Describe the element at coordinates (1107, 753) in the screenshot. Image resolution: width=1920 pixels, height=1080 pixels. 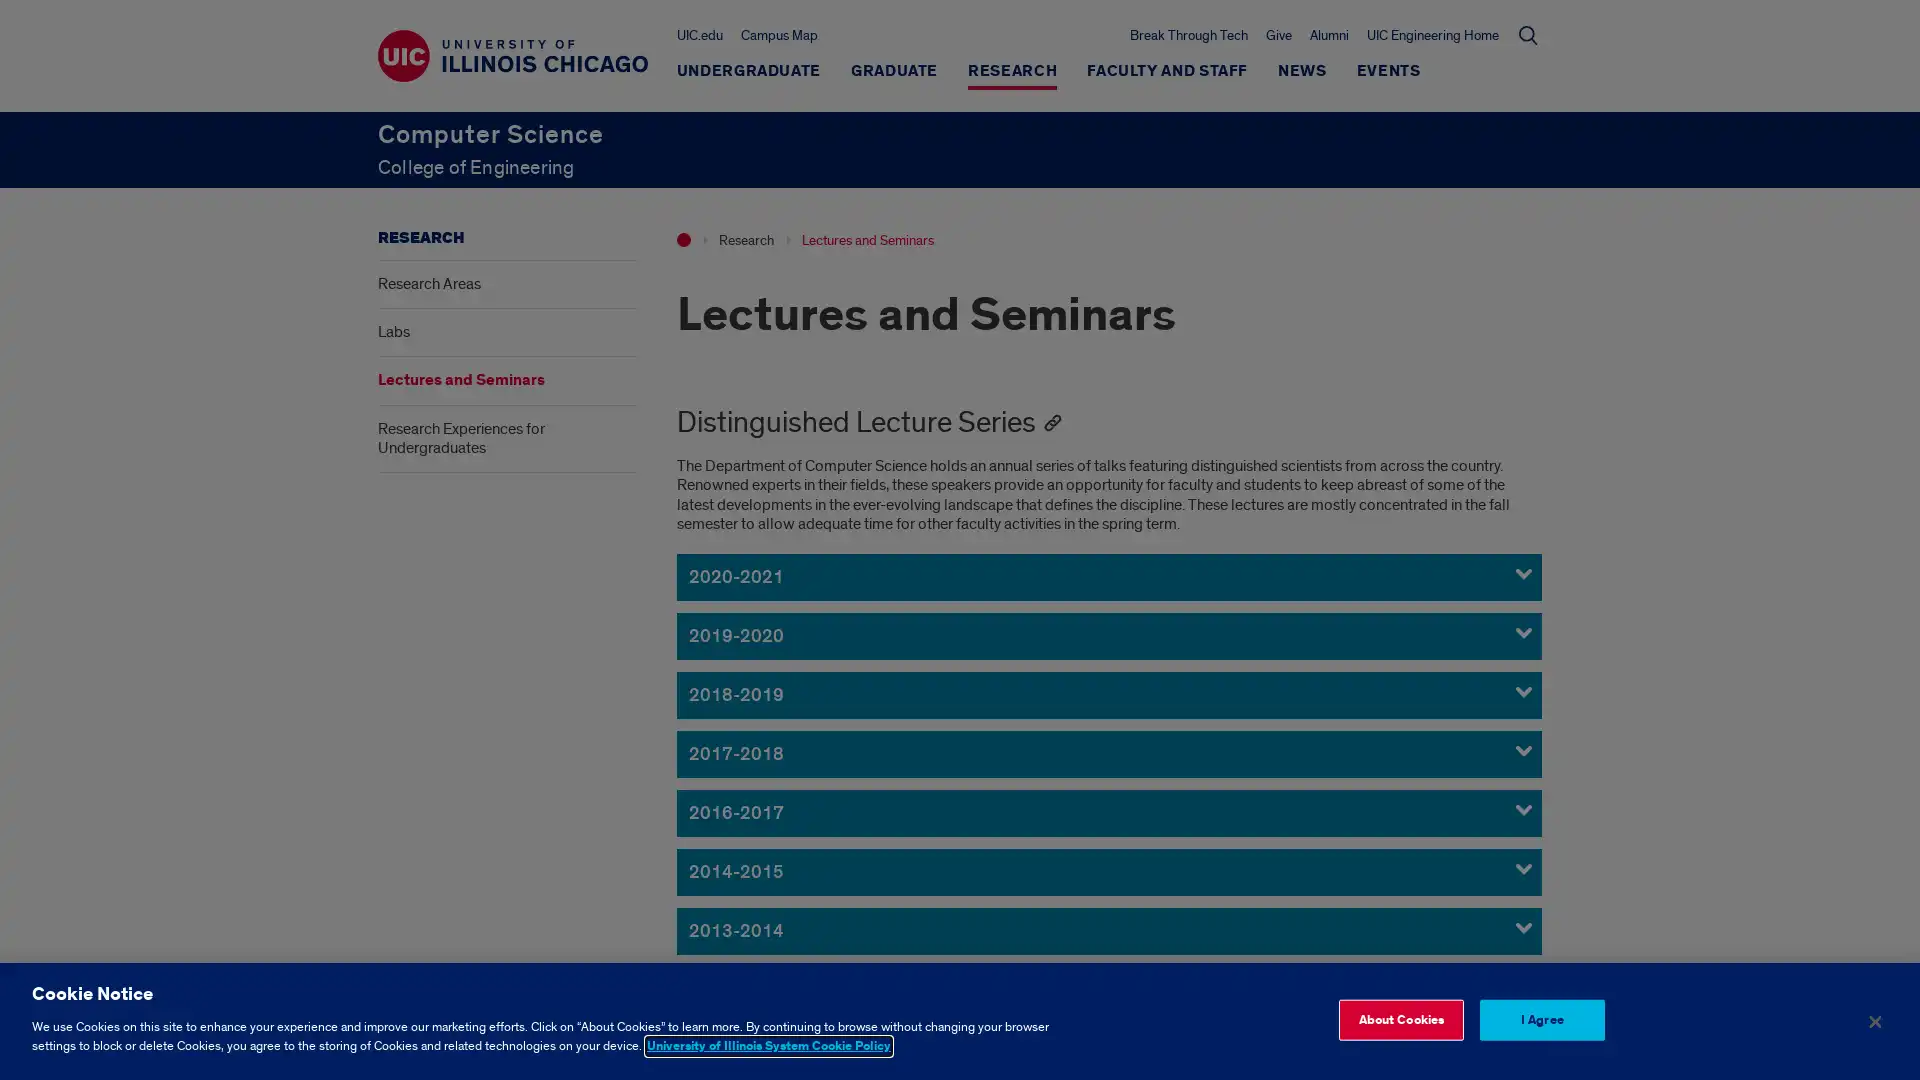
I see `2017-2018` at that location.